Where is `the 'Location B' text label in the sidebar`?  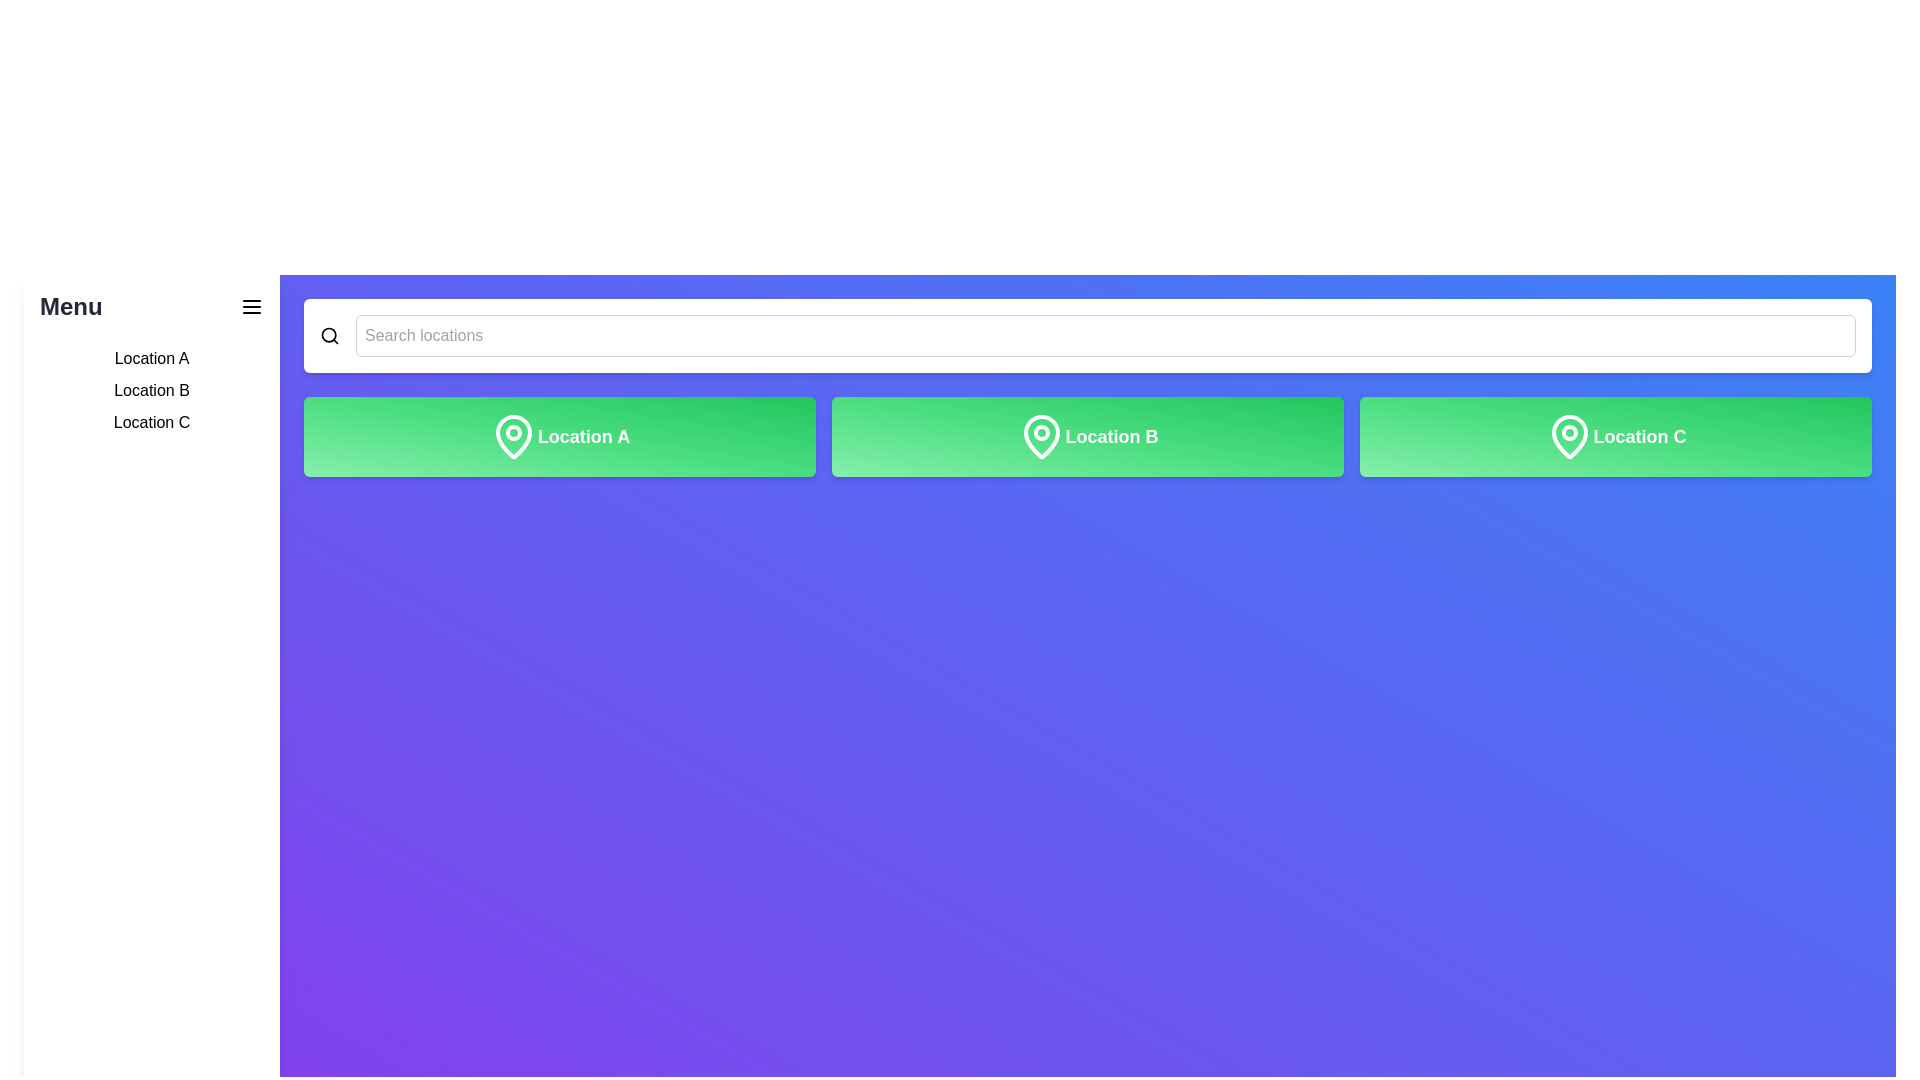
the 'Location B' text label in the sidebar is located at coordinates (151, 390).